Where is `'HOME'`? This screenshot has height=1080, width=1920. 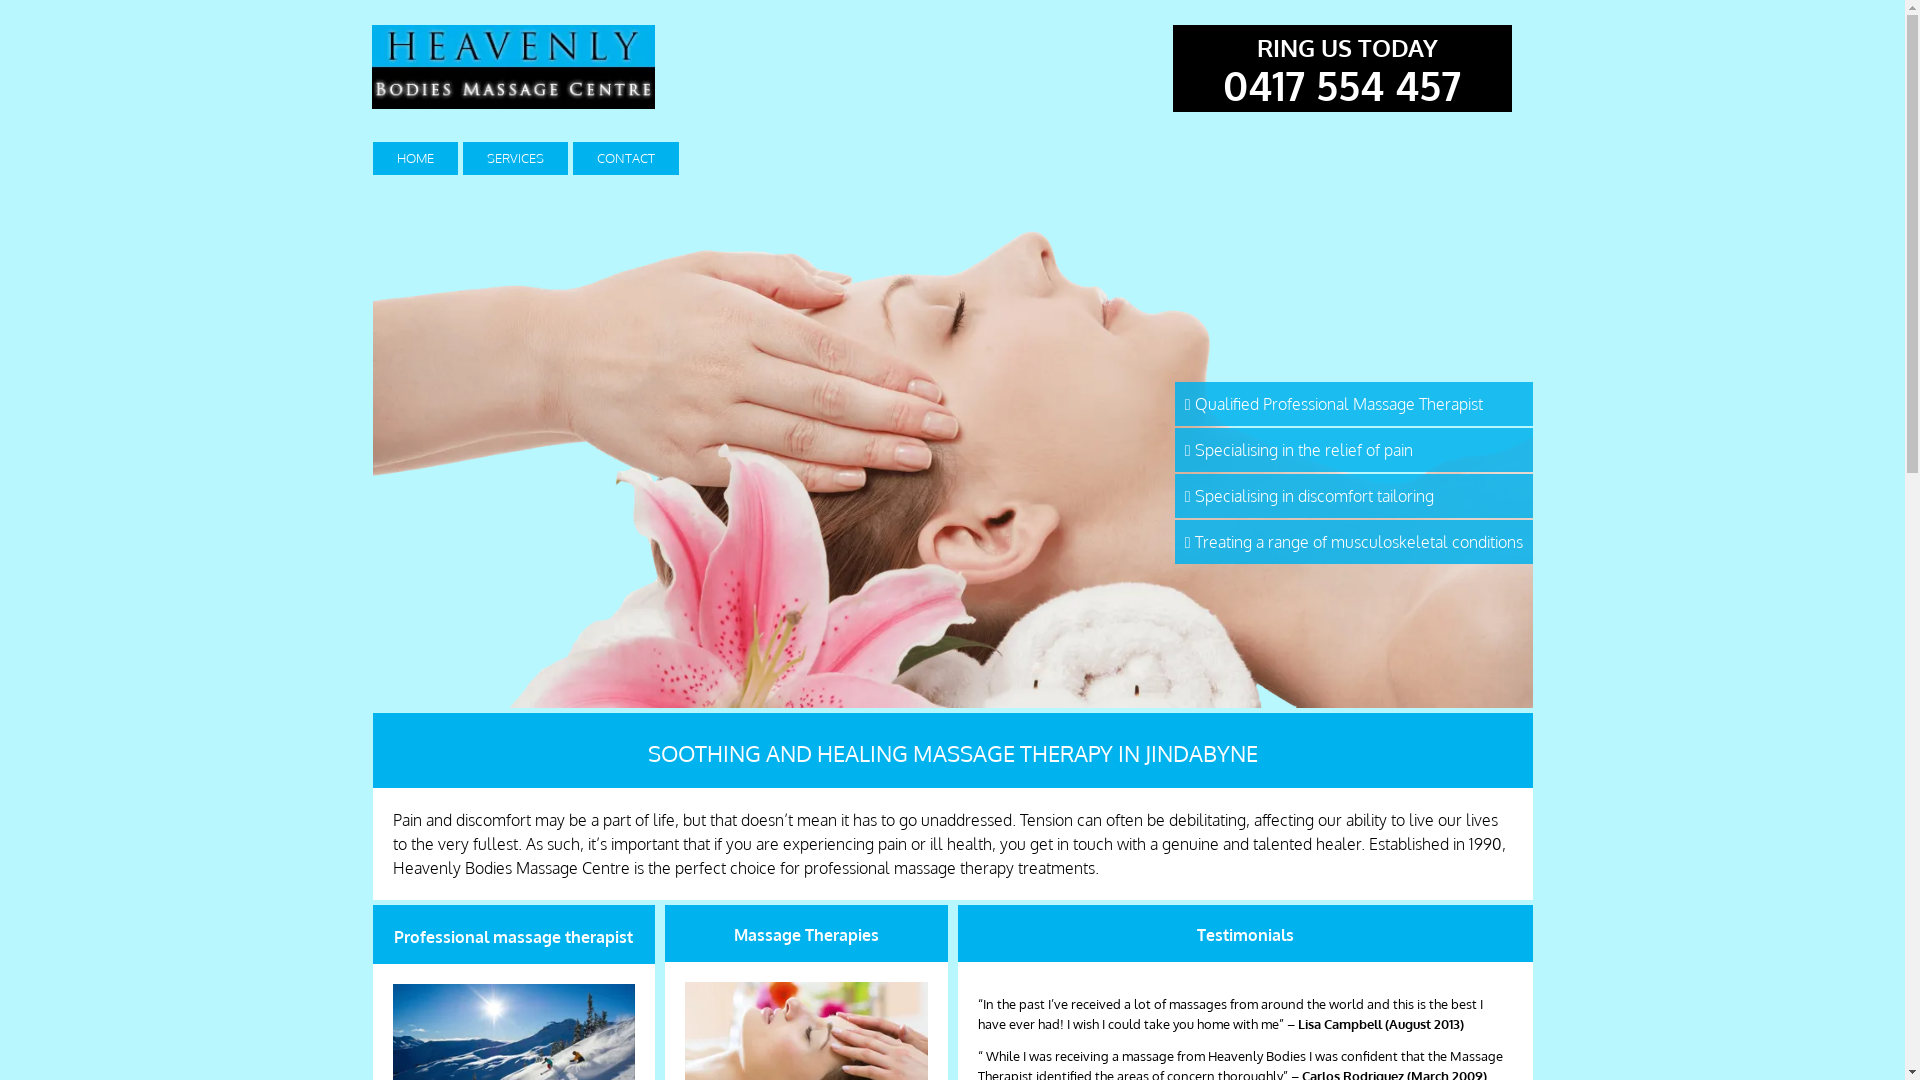 'HOME' is located at coordinates (395, 157).